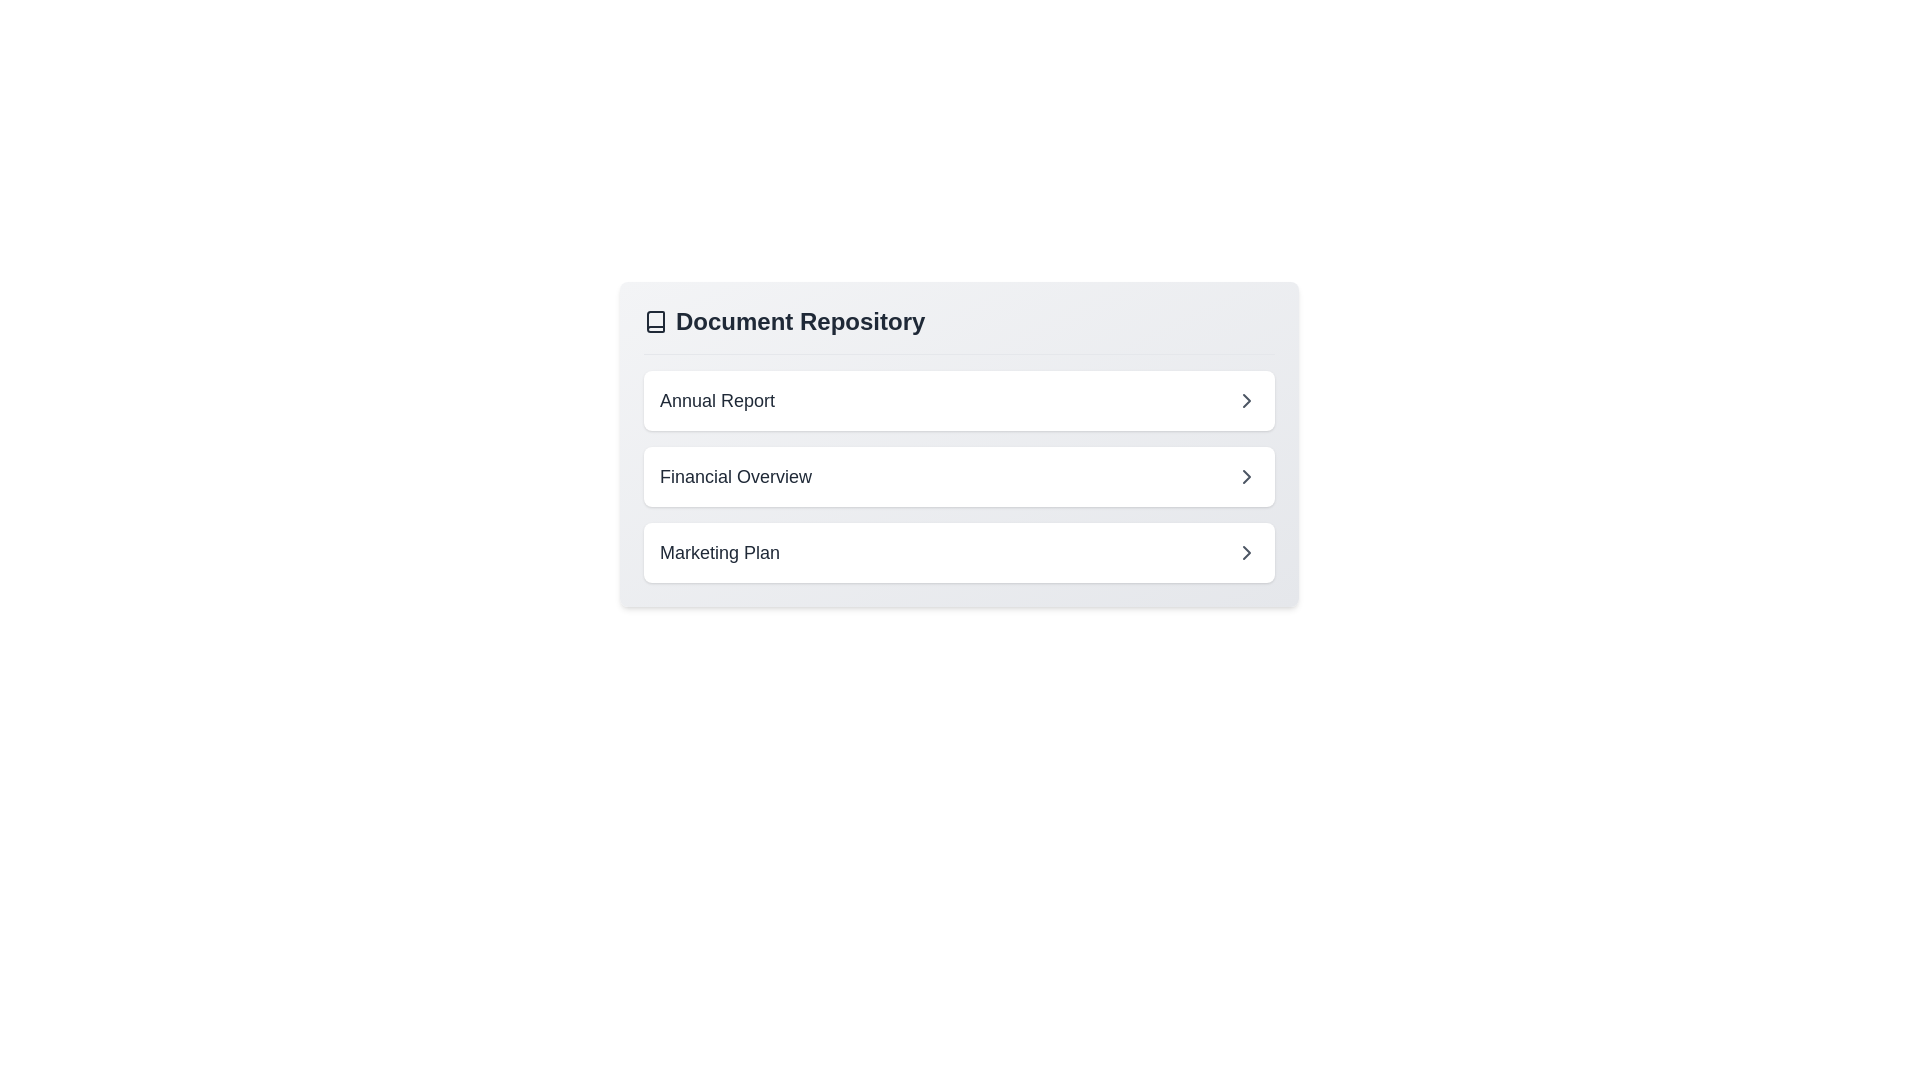 The height and width of the screenshot is (1080, 1920). I want to click on the 'Annual Report' list item, so click(958, 401).